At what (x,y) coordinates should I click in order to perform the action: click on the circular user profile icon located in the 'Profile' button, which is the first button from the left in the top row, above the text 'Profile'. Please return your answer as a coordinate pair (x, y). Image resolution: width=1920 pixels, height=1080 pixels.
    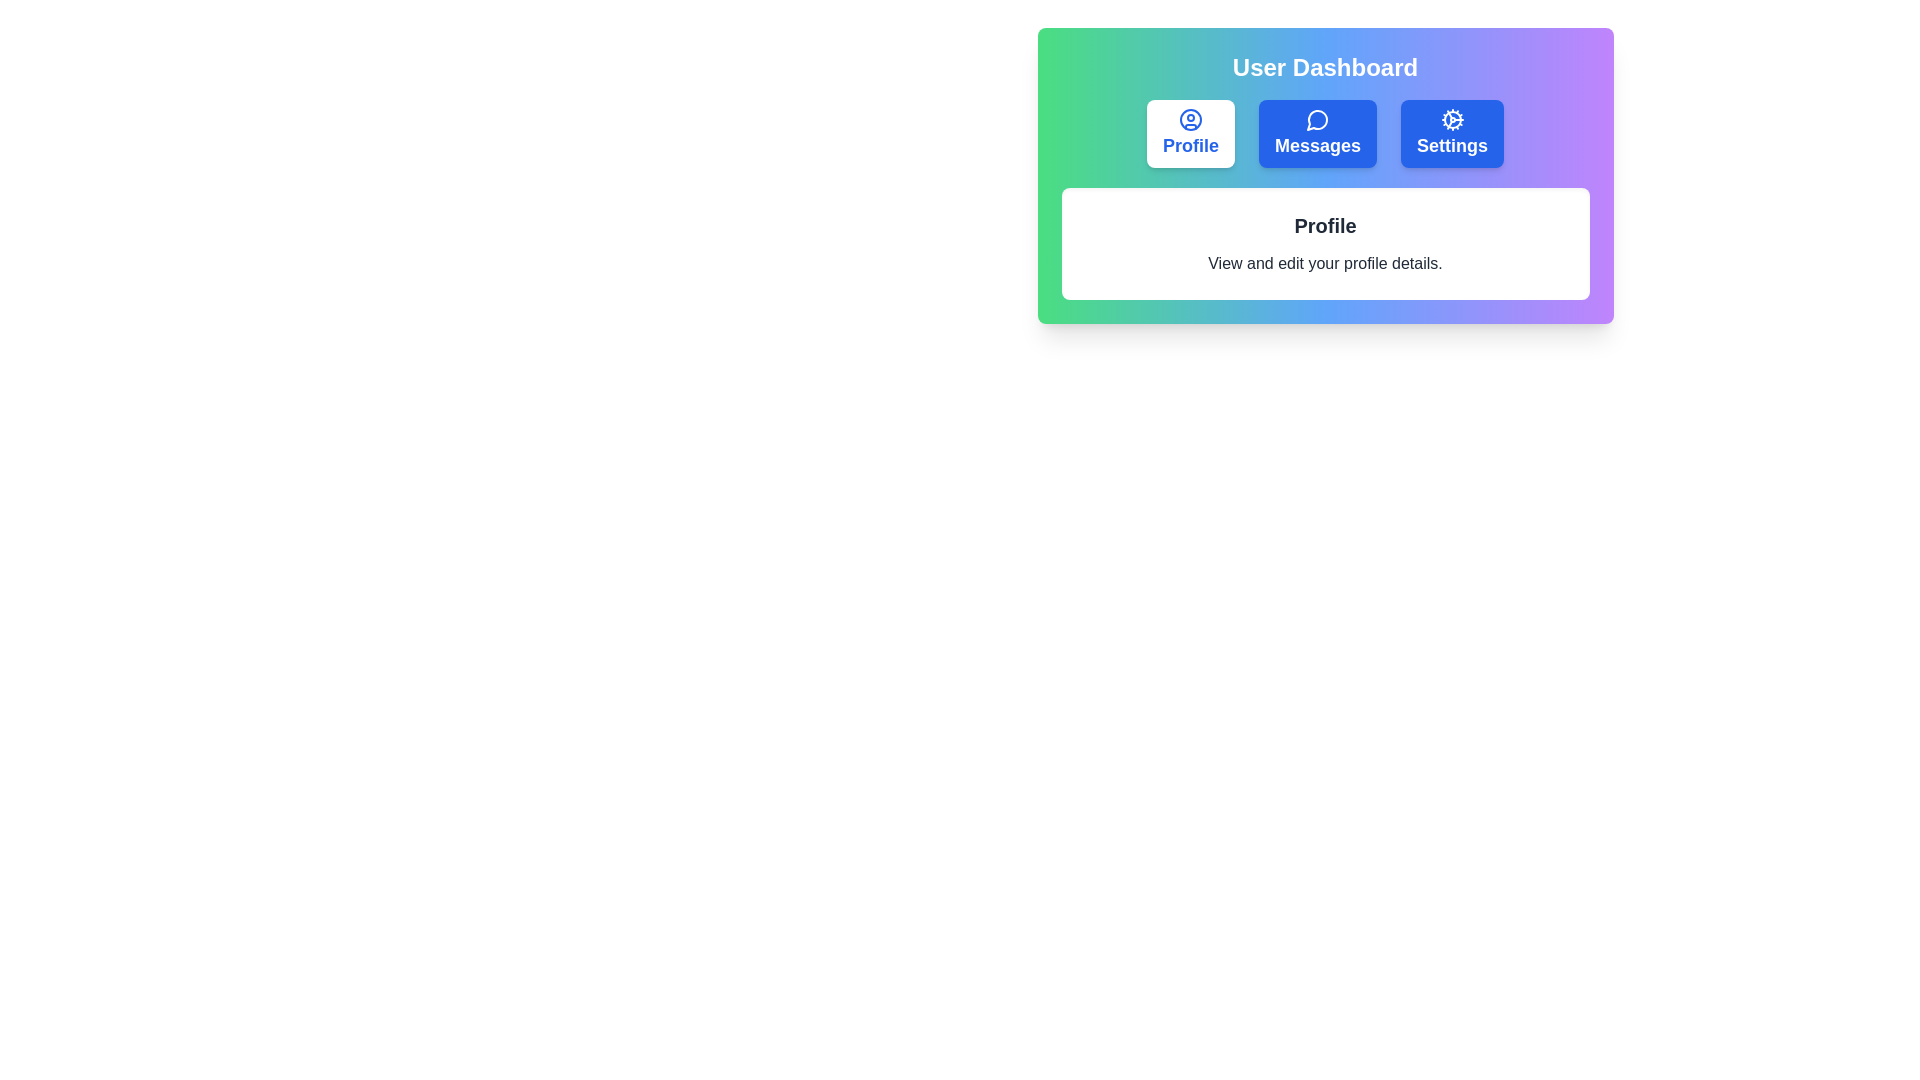
    Looking at the image, I should click on (1190, 119).